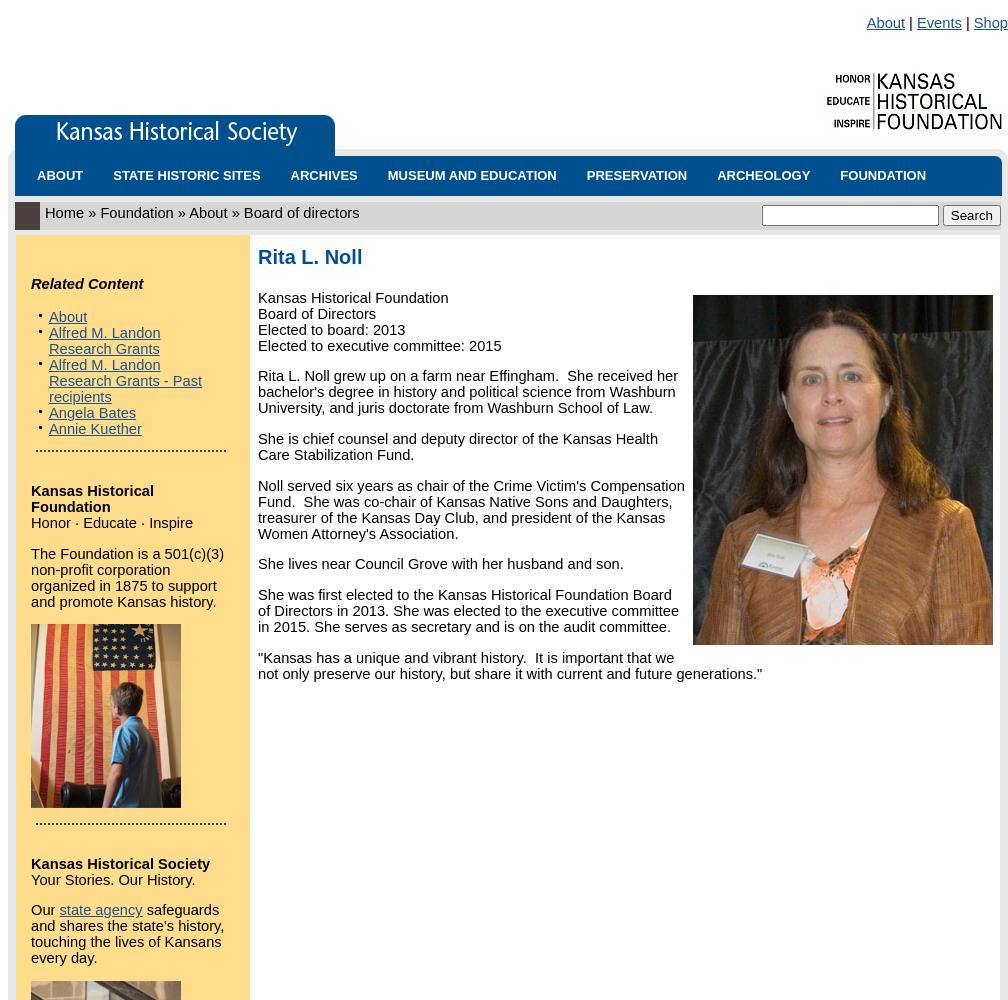 The image size is (1008, 1000). Describe the element at coordinates (127, 934) in the screenshot. I see `'safeguards and shares the state’s history, touching the lives of Kansans every day.'` at that location.